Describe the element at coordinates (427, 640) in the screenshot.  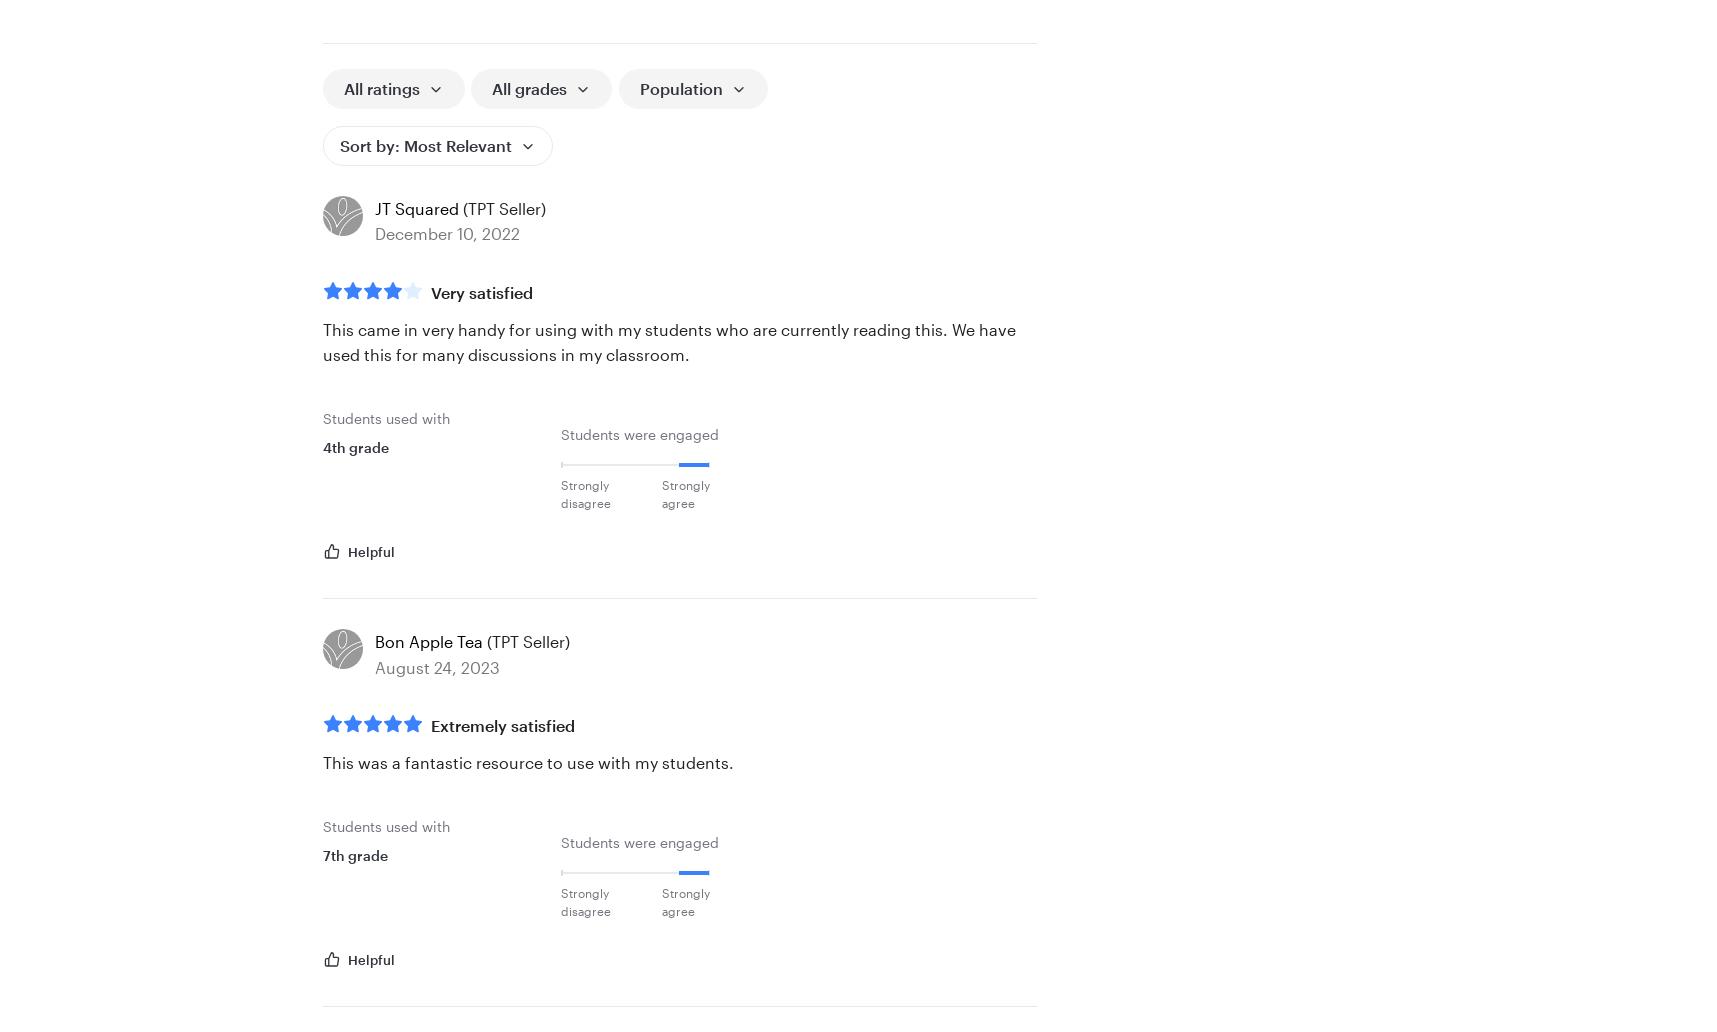
I see `'Bon Apple Tea'` at that location.